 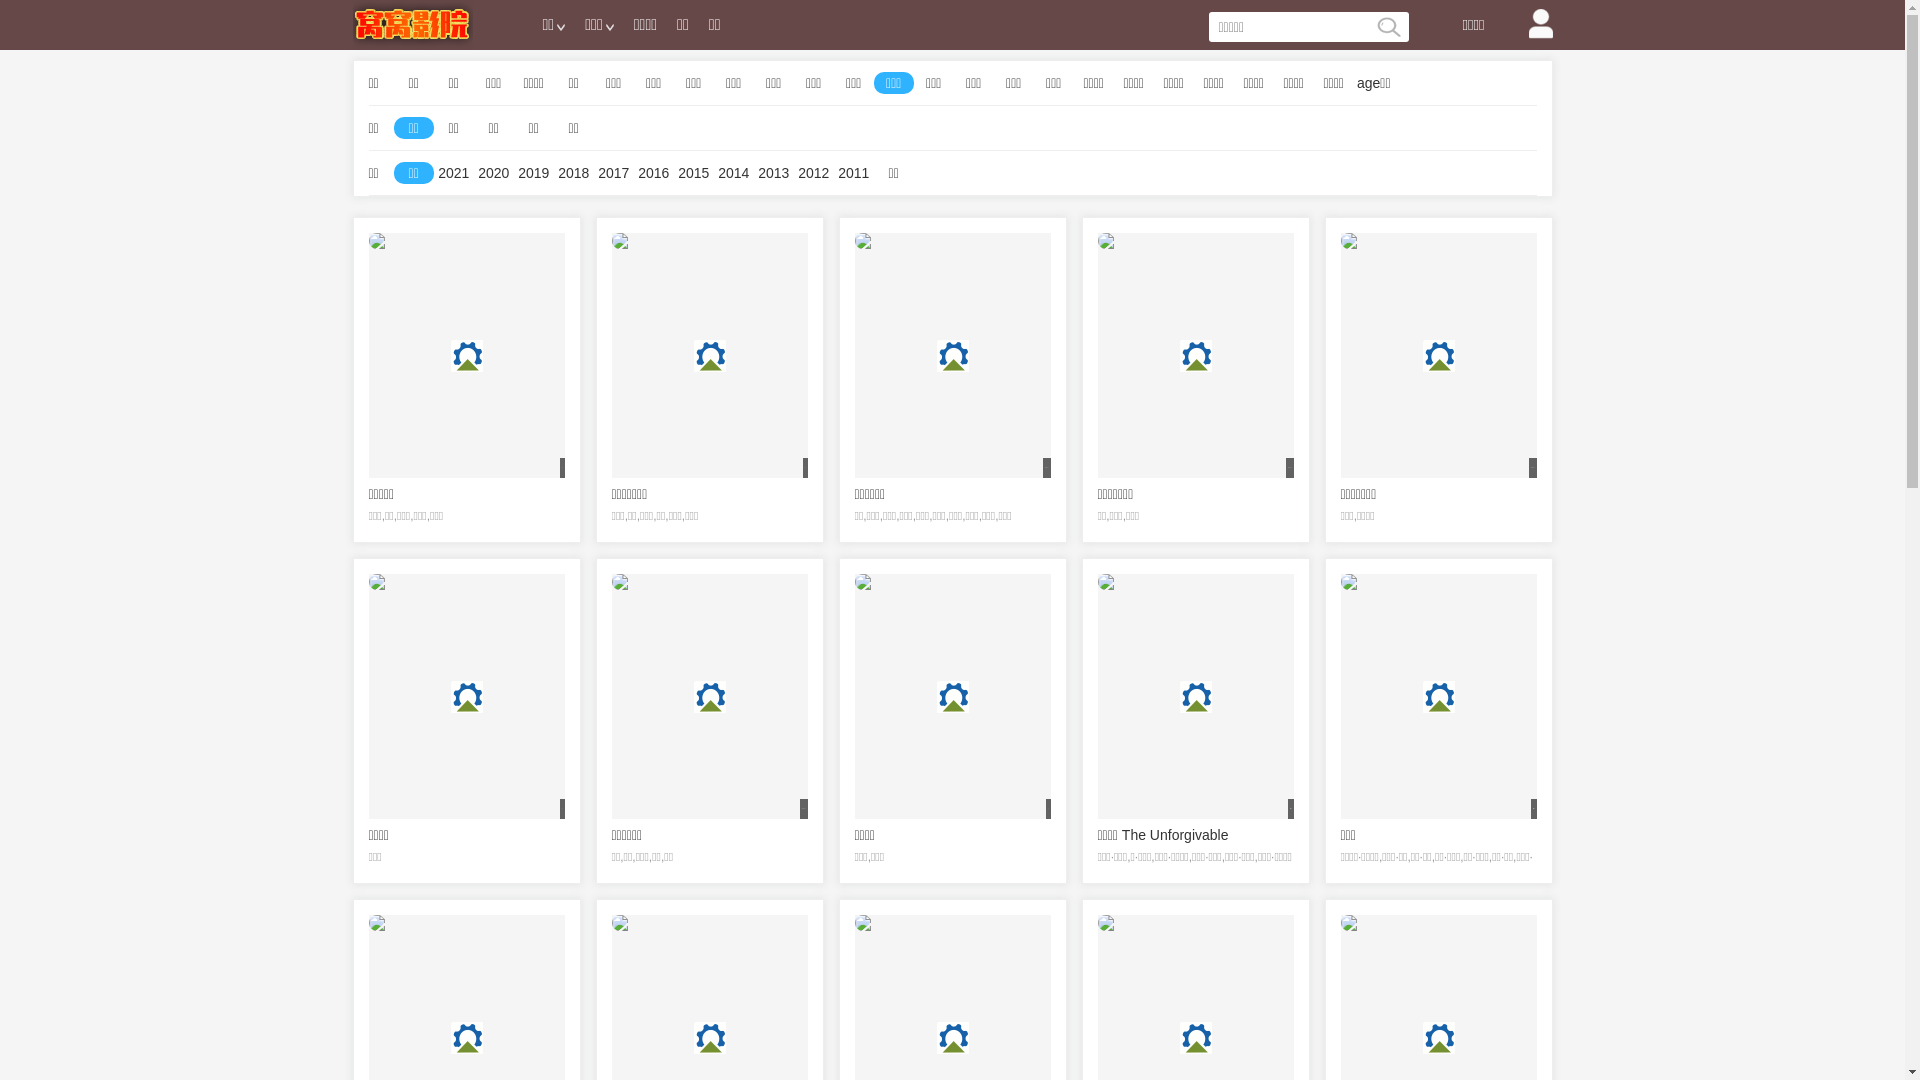 I want to click on '2014', so click(x=732, y=172).